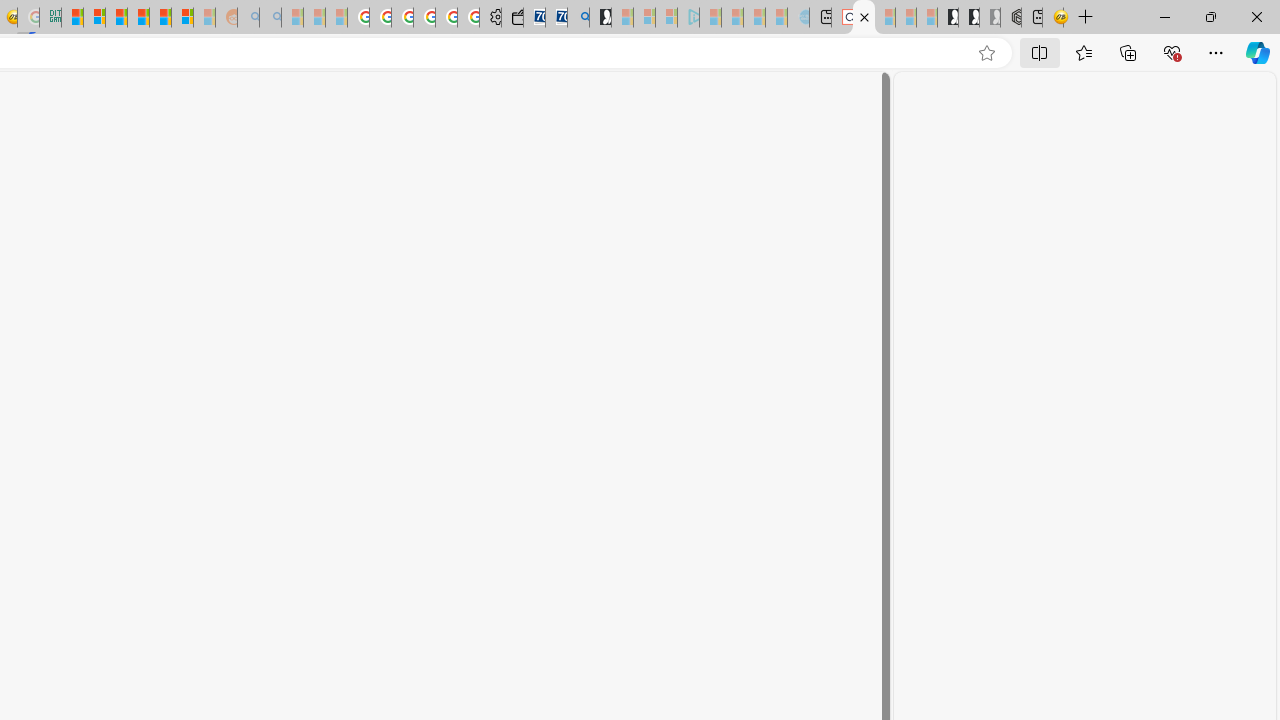 This screenshot has width=1280, height=720. What do you see at coordinates (72, 17) in the screenshot?
I see `'MSNBC - MSN'` at bounding box center [72, 17].